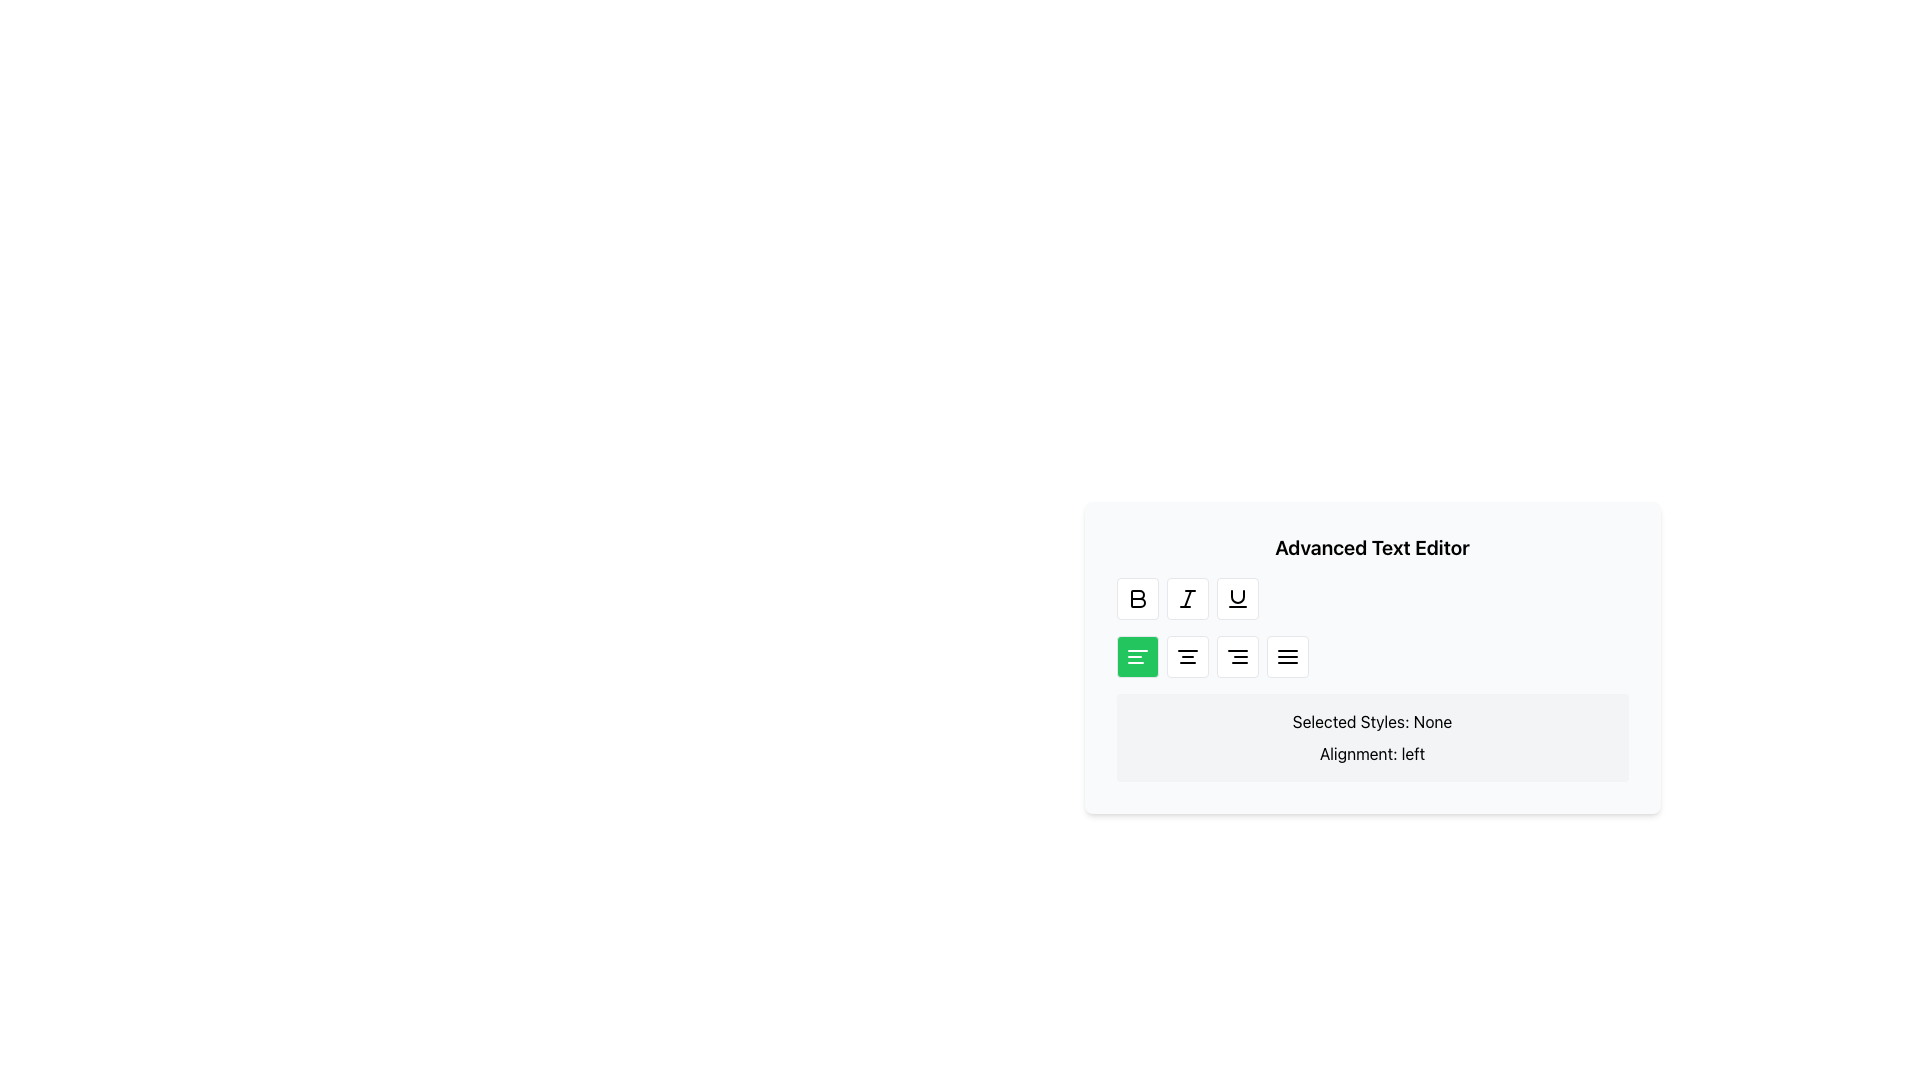  What do you see at coordinates (1187, 656) in the screenshot?
I see `the alignment tool button, which is represented by three horizontal black lines of varying lengths, located in the second row of the 'Advanced Text Editor' UI section, specifically the second button from the left` at bounding box center [1187, 656].